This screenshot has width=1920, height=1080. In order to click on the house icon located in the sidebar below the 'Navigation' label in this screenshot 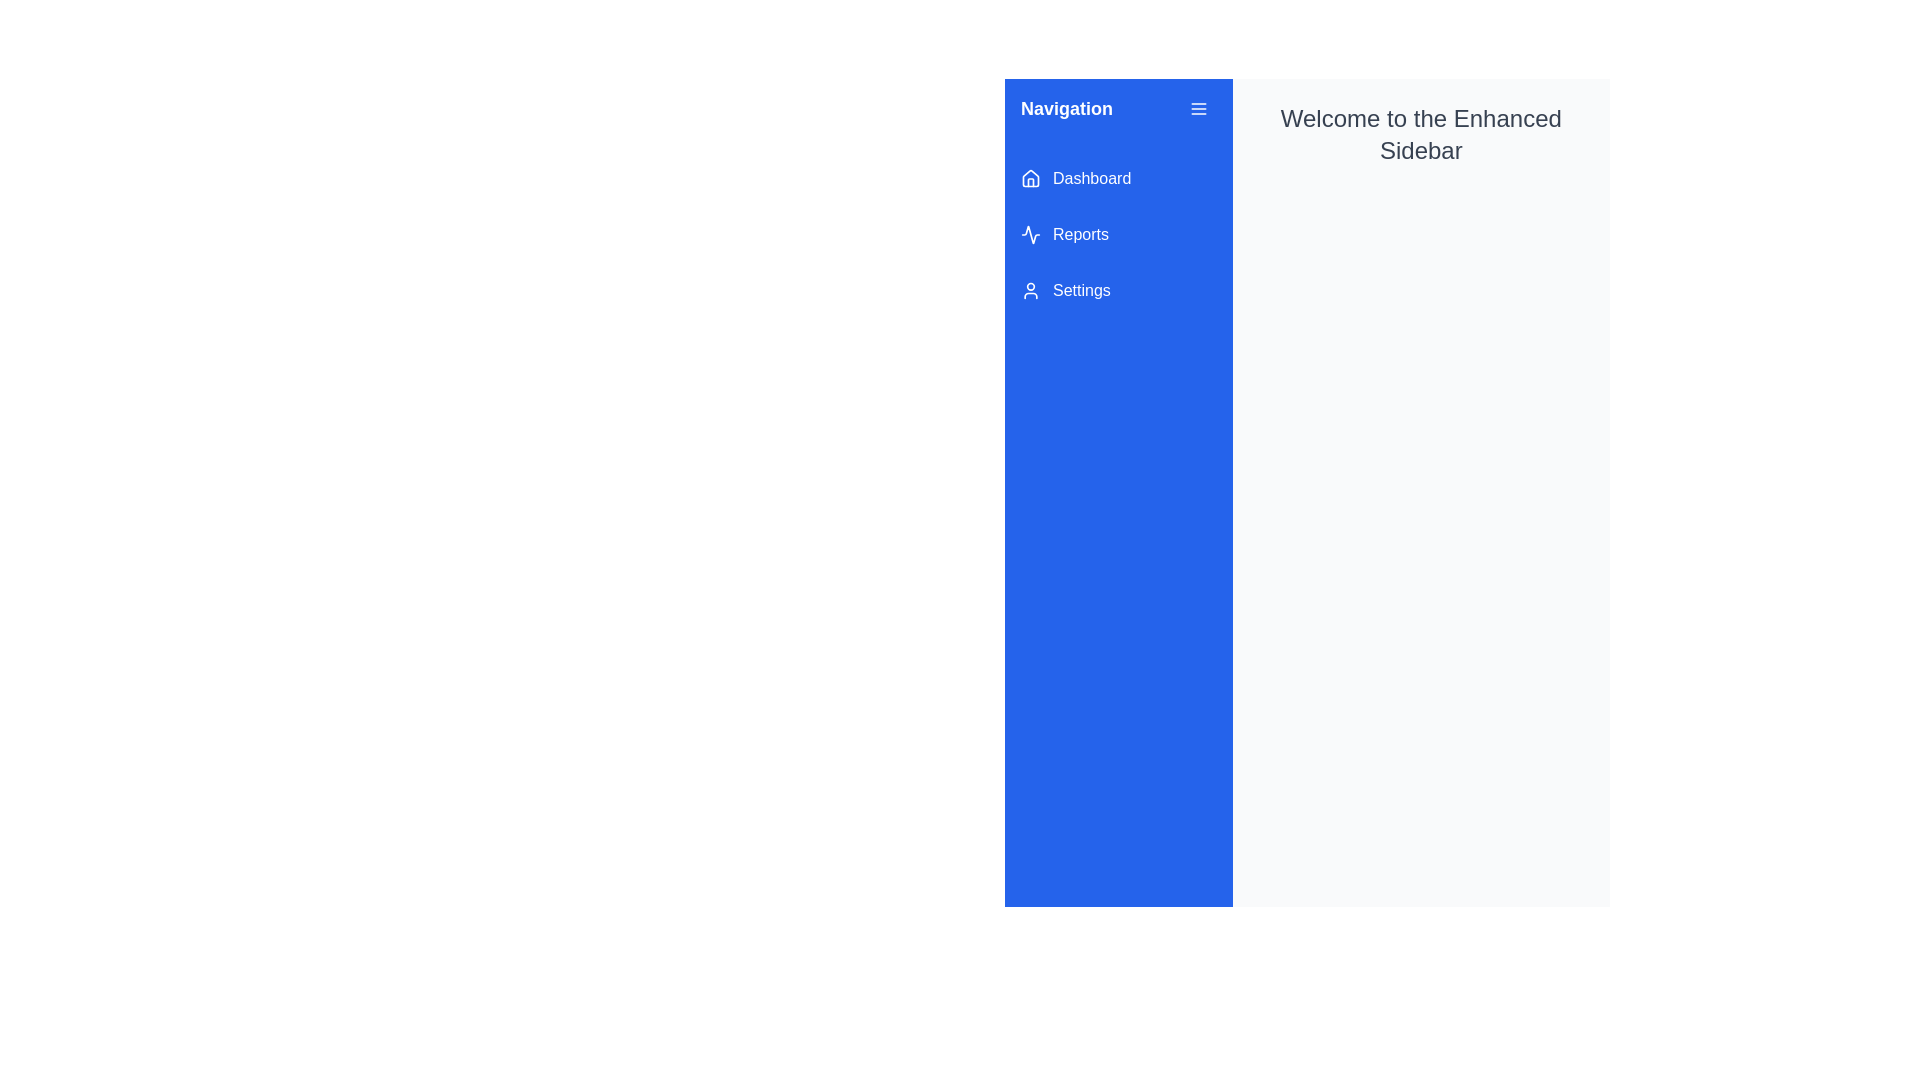, I will do `click(1031, 176)`.